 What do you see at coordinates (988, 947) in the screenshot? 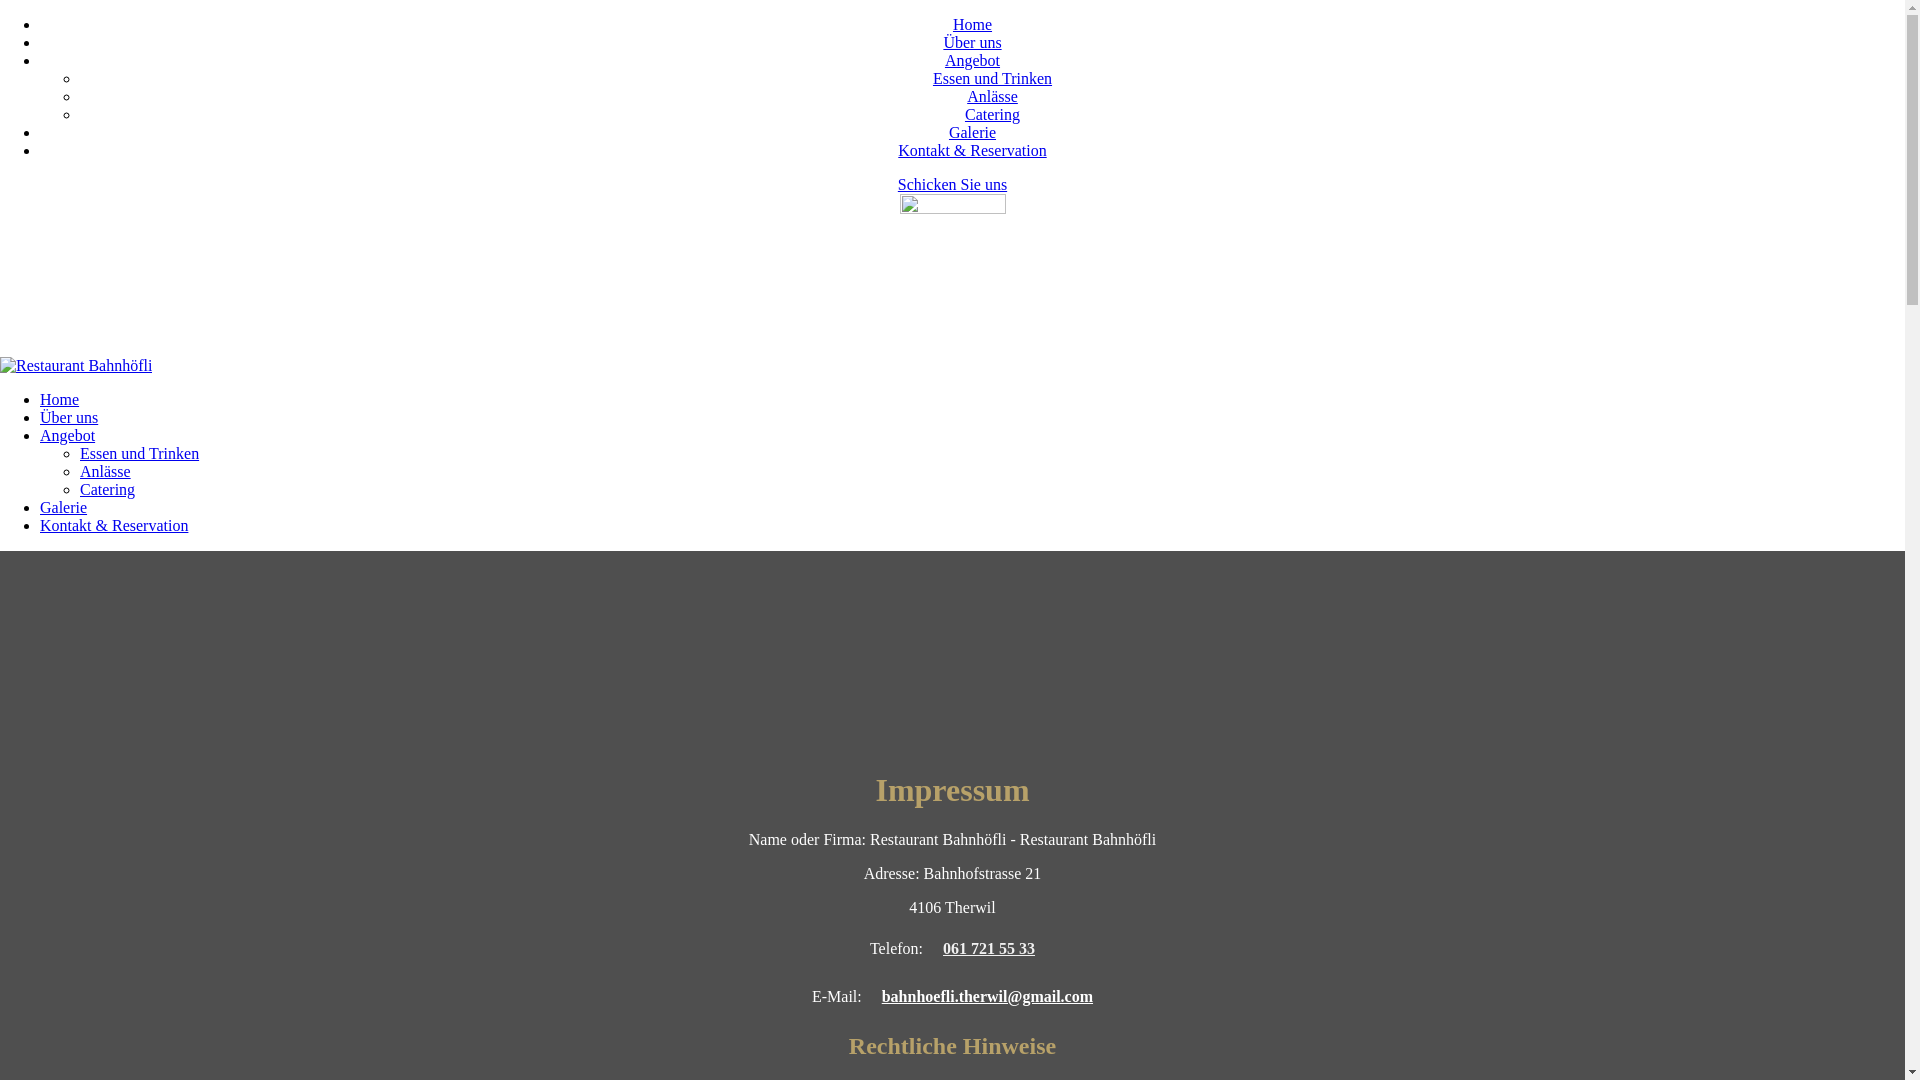
I see `'061 721 55 33'` at bounding box center [988, 947].